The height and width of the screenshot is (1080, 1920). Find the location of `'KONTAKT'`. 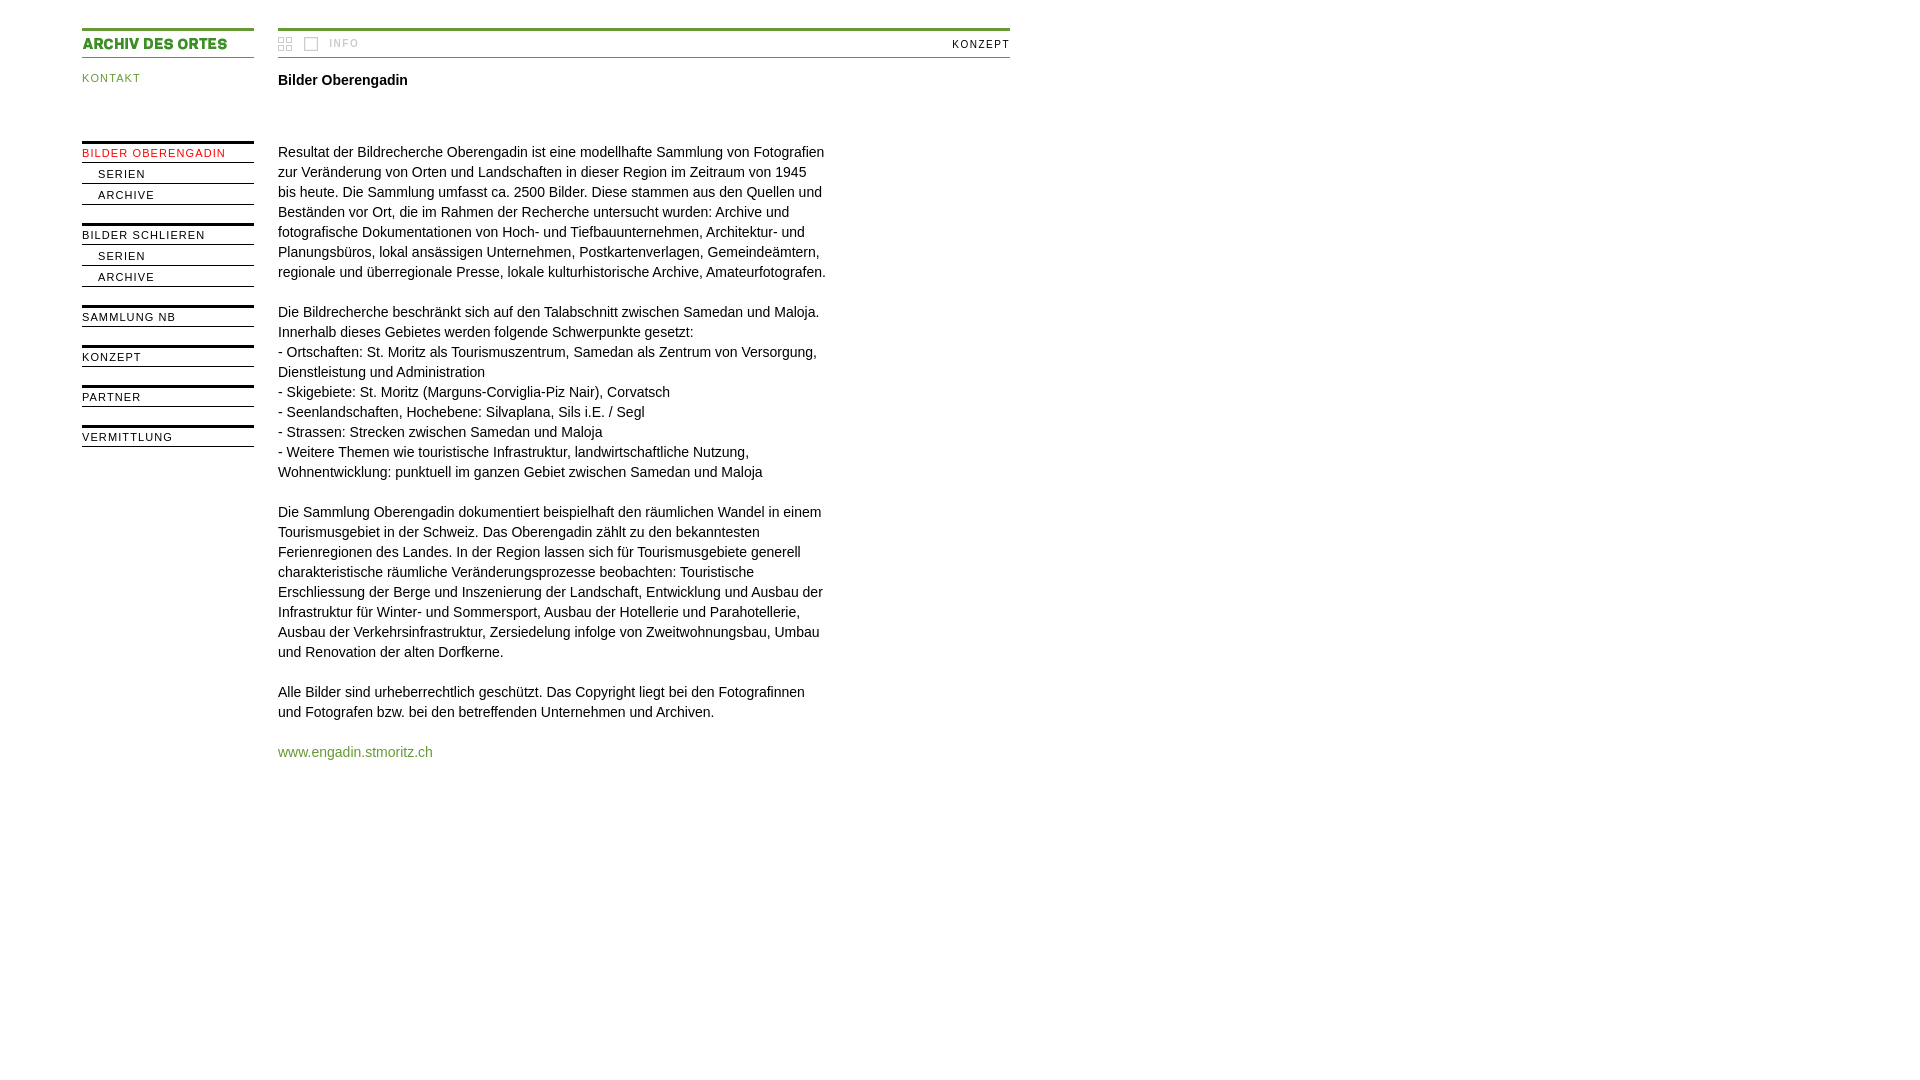

'KONTAKT' is located at coordinates (110, 76).